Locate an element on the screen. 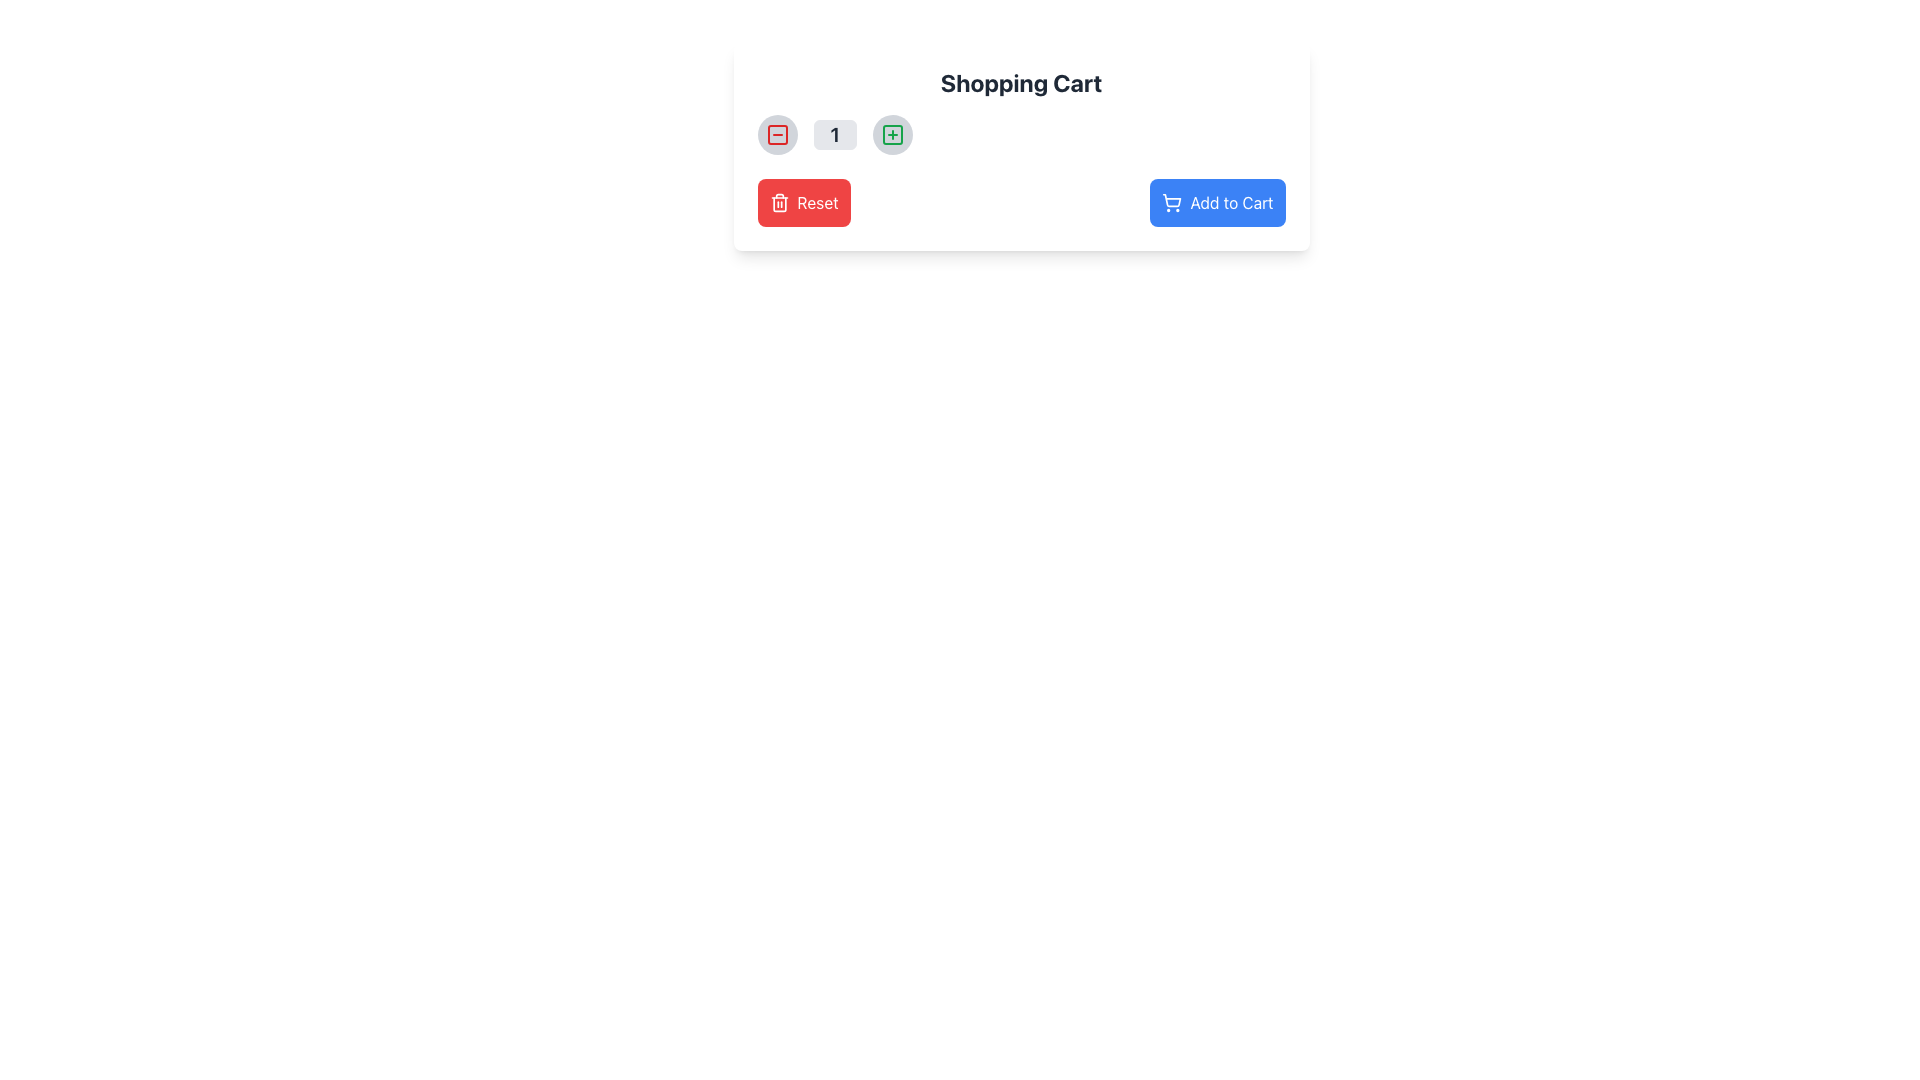 The height and width of the screenshot is (1080, 1920). the graphical representation of the shopping cart basket icon, which is the largest component within the shopping cart composite icon is located at coordinates (1172, 200).